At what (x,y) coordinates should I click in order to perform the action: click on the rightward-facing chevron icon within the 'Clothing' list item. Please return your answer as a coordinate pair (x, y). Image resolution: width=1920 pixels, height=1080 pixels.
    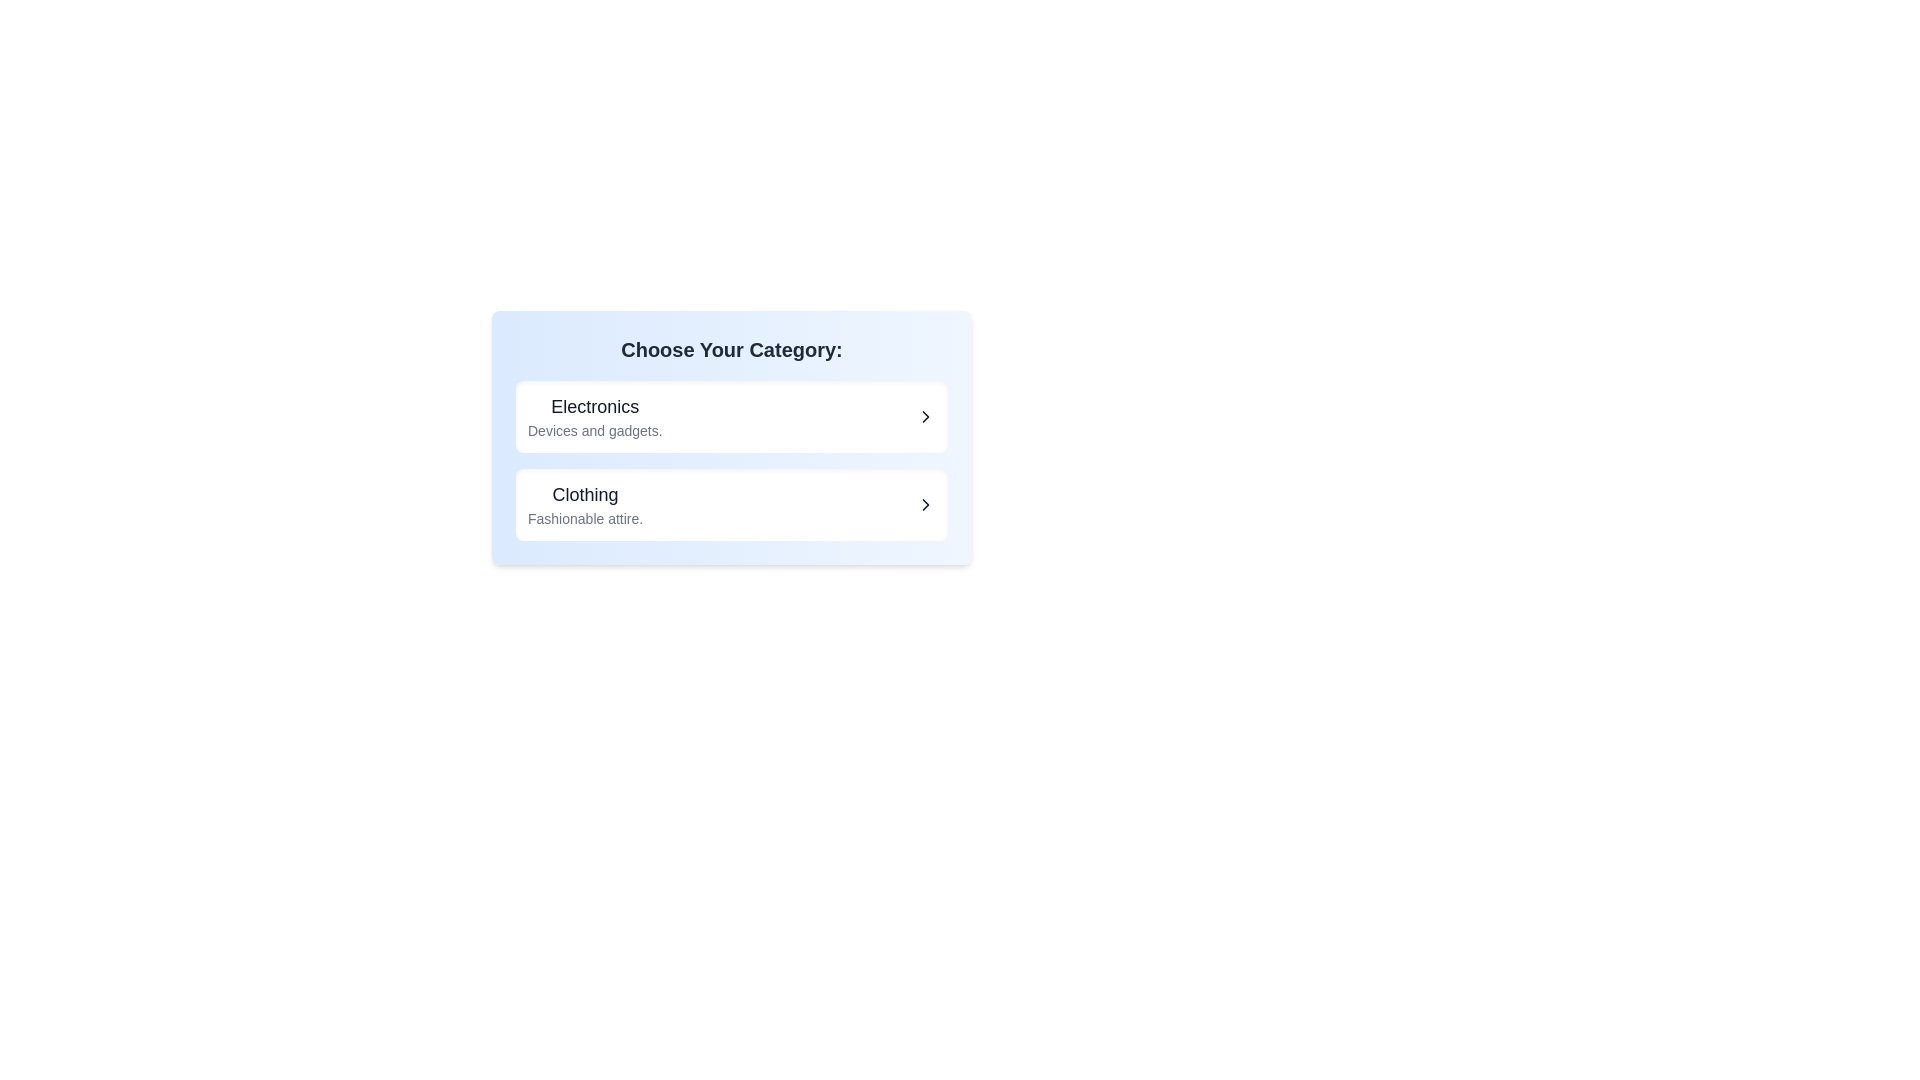
    Looking at the image, I should click on (925, 504).